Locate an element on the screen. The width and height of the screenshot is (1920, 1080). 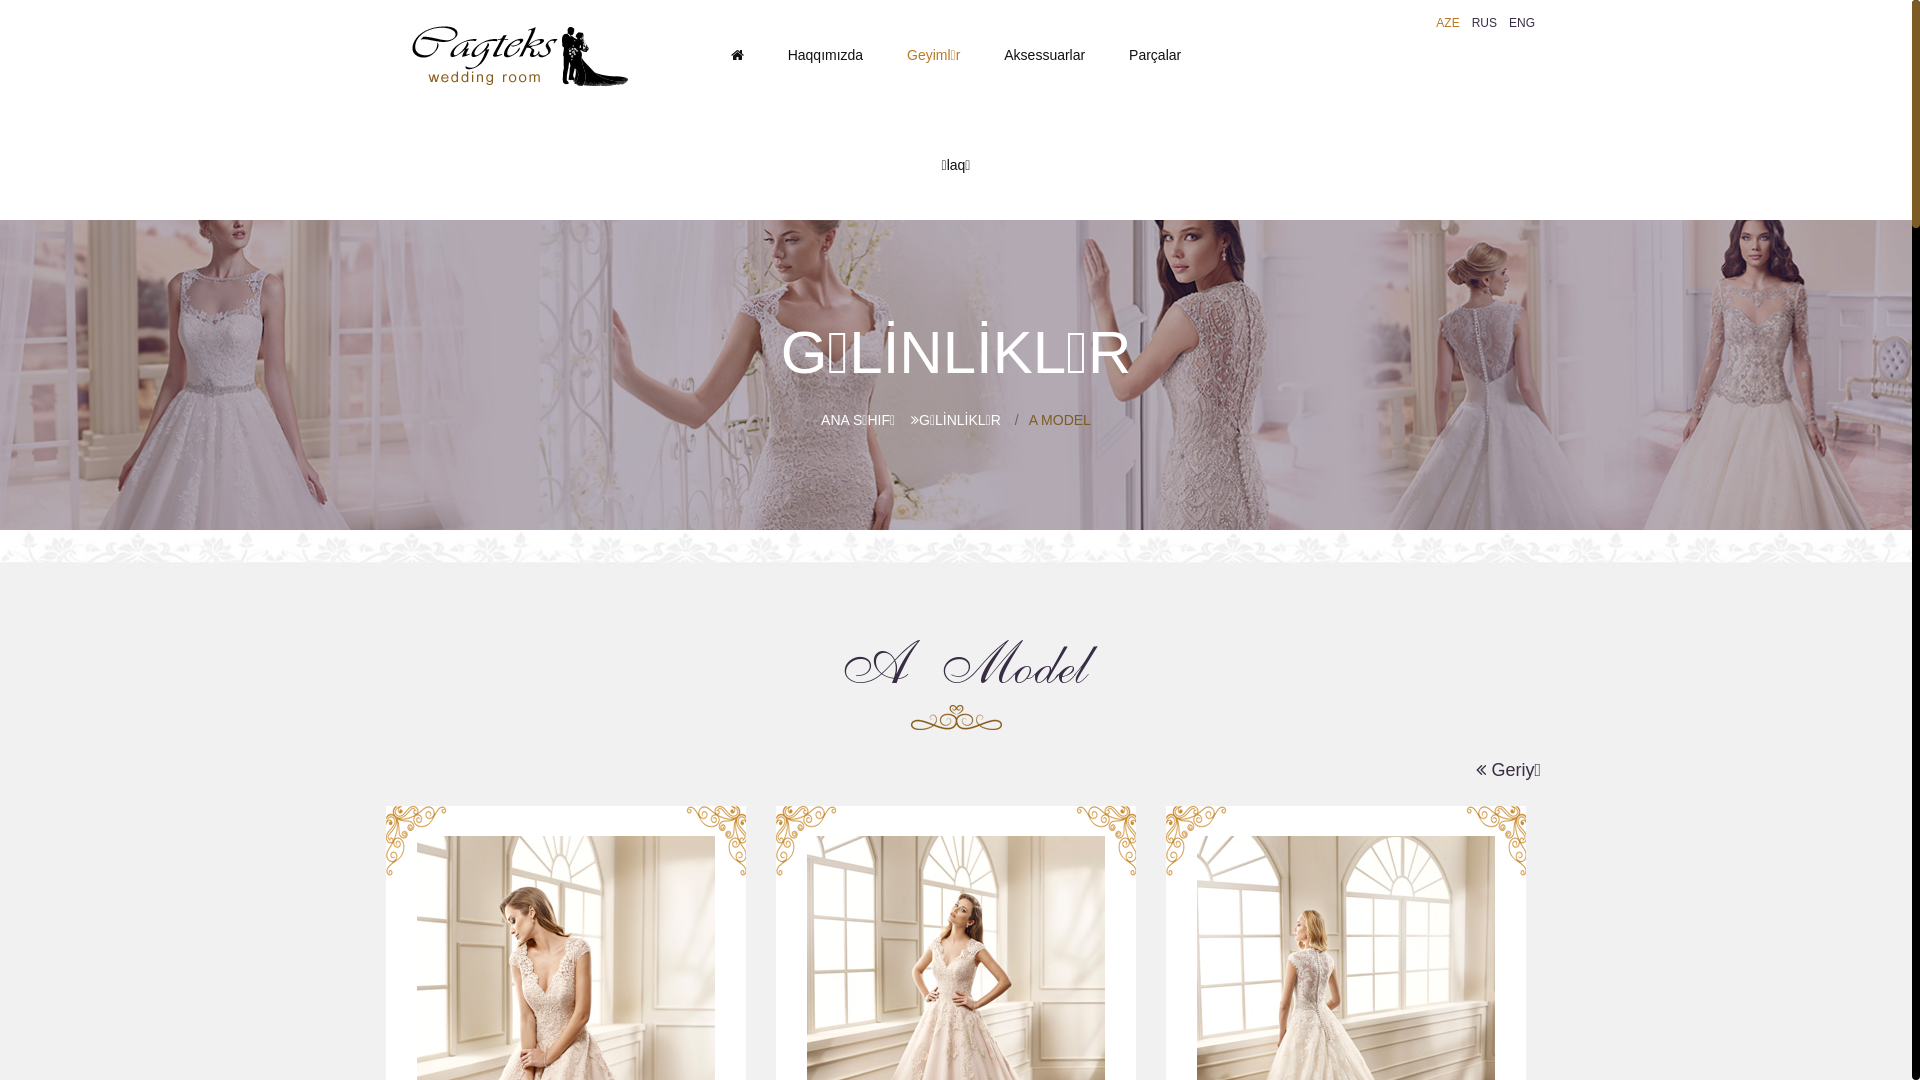
'RUS' is located at coordinates (1484, 23).